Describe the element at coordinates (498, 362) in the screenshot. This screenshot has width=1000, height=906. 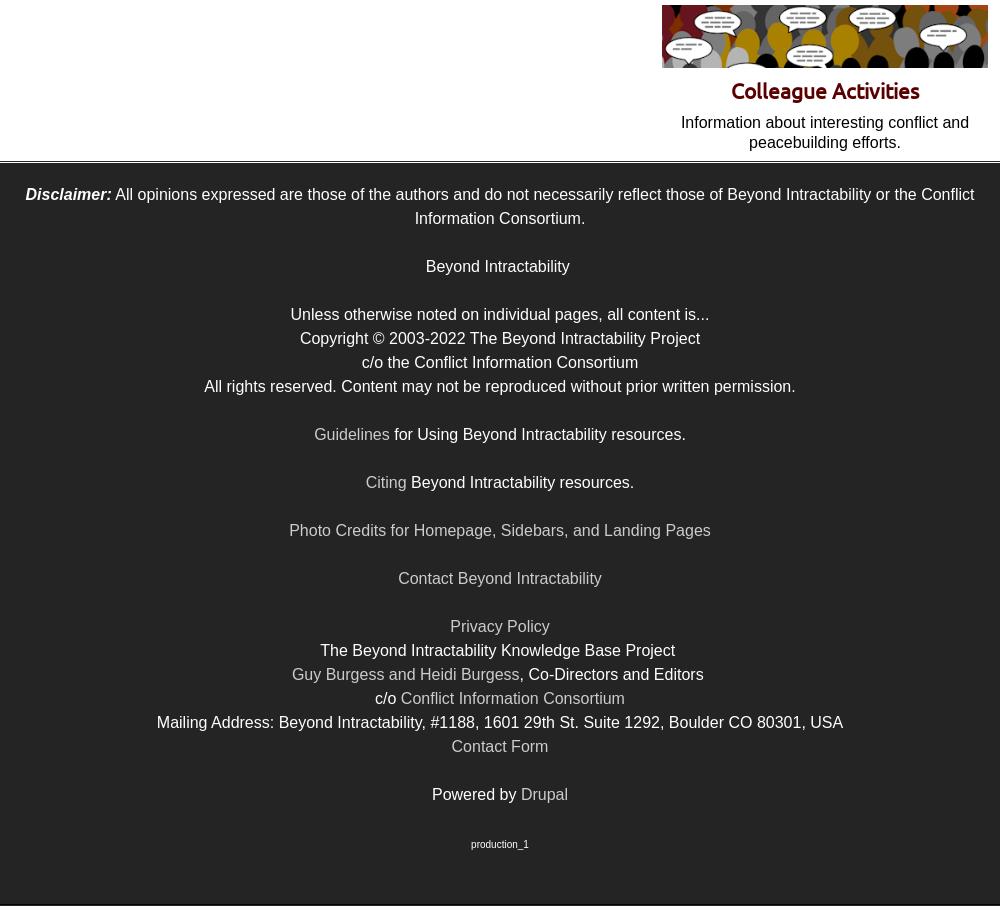
I see `'c/o the Conflict Information Consortium'` at that location.